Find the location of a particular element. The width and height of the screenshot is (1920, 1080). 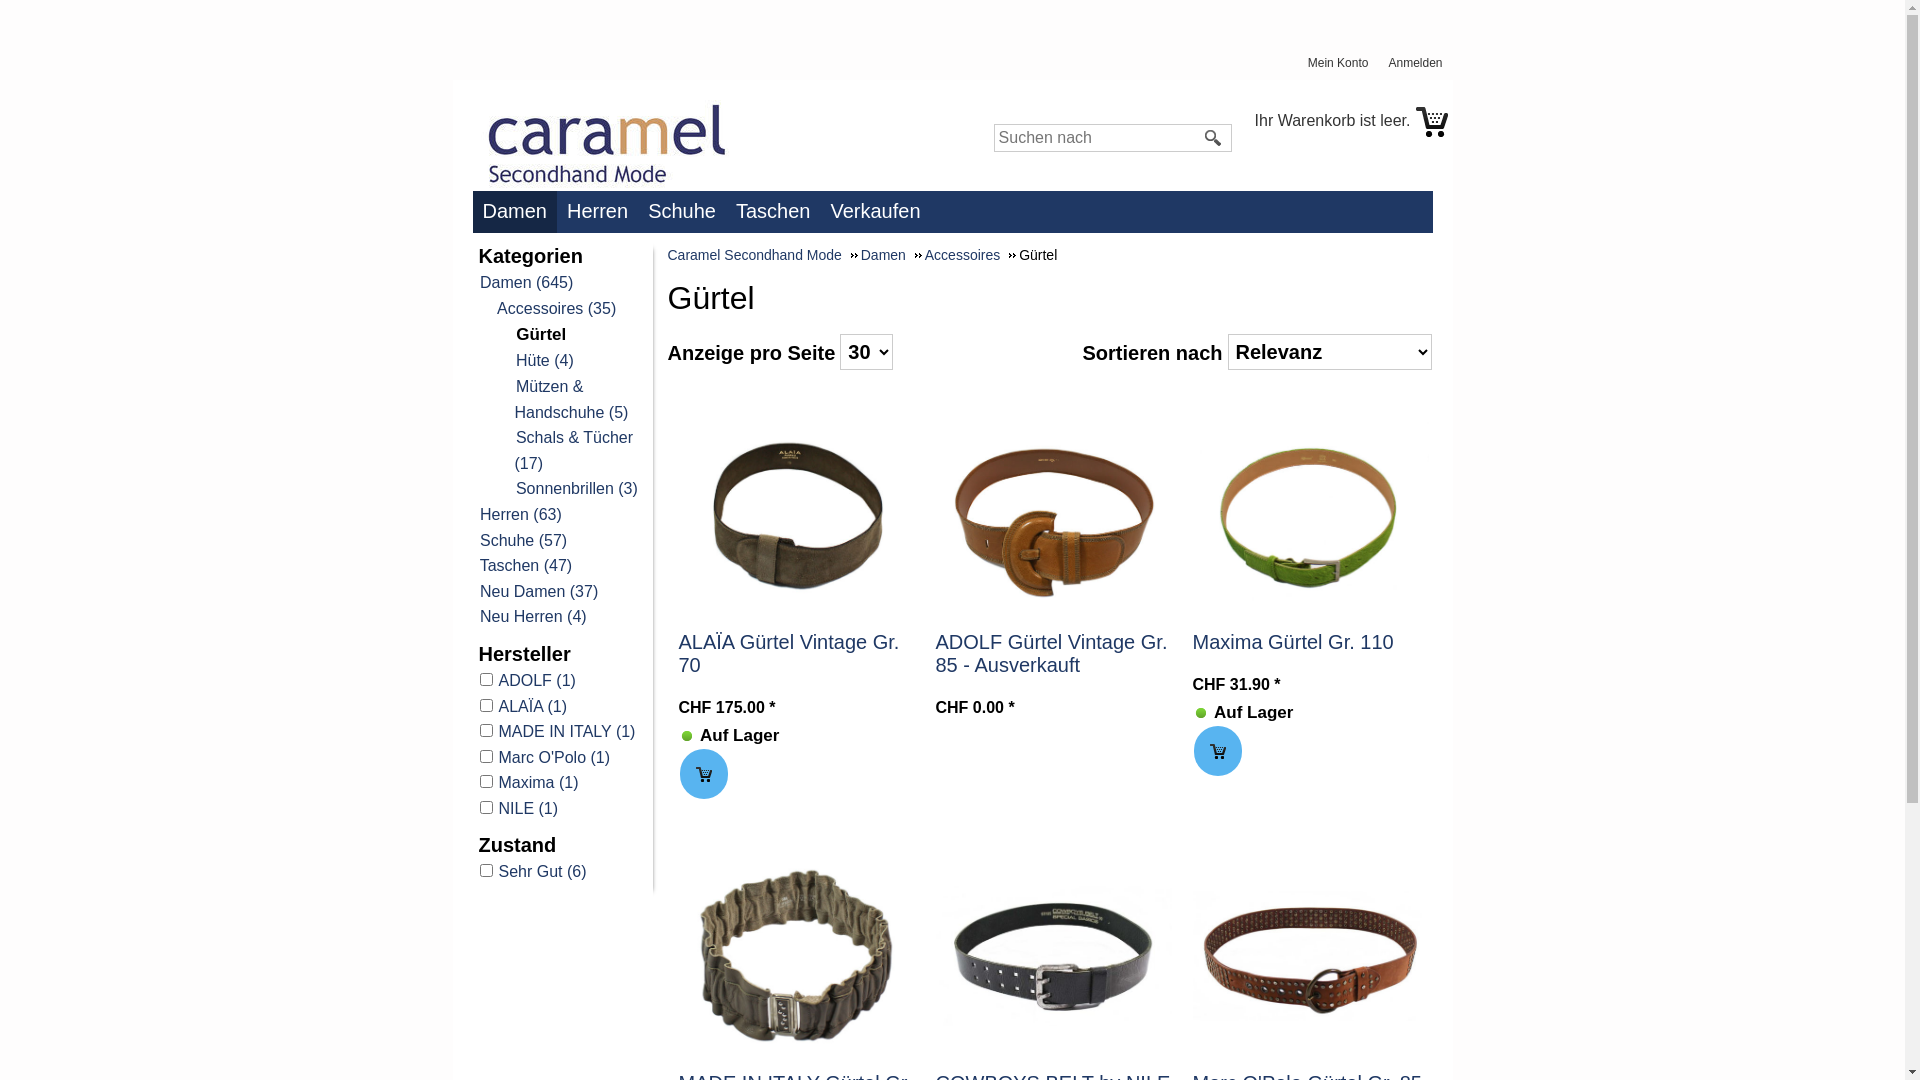

'Auf Lager' is located at coordinates (1200, 712).